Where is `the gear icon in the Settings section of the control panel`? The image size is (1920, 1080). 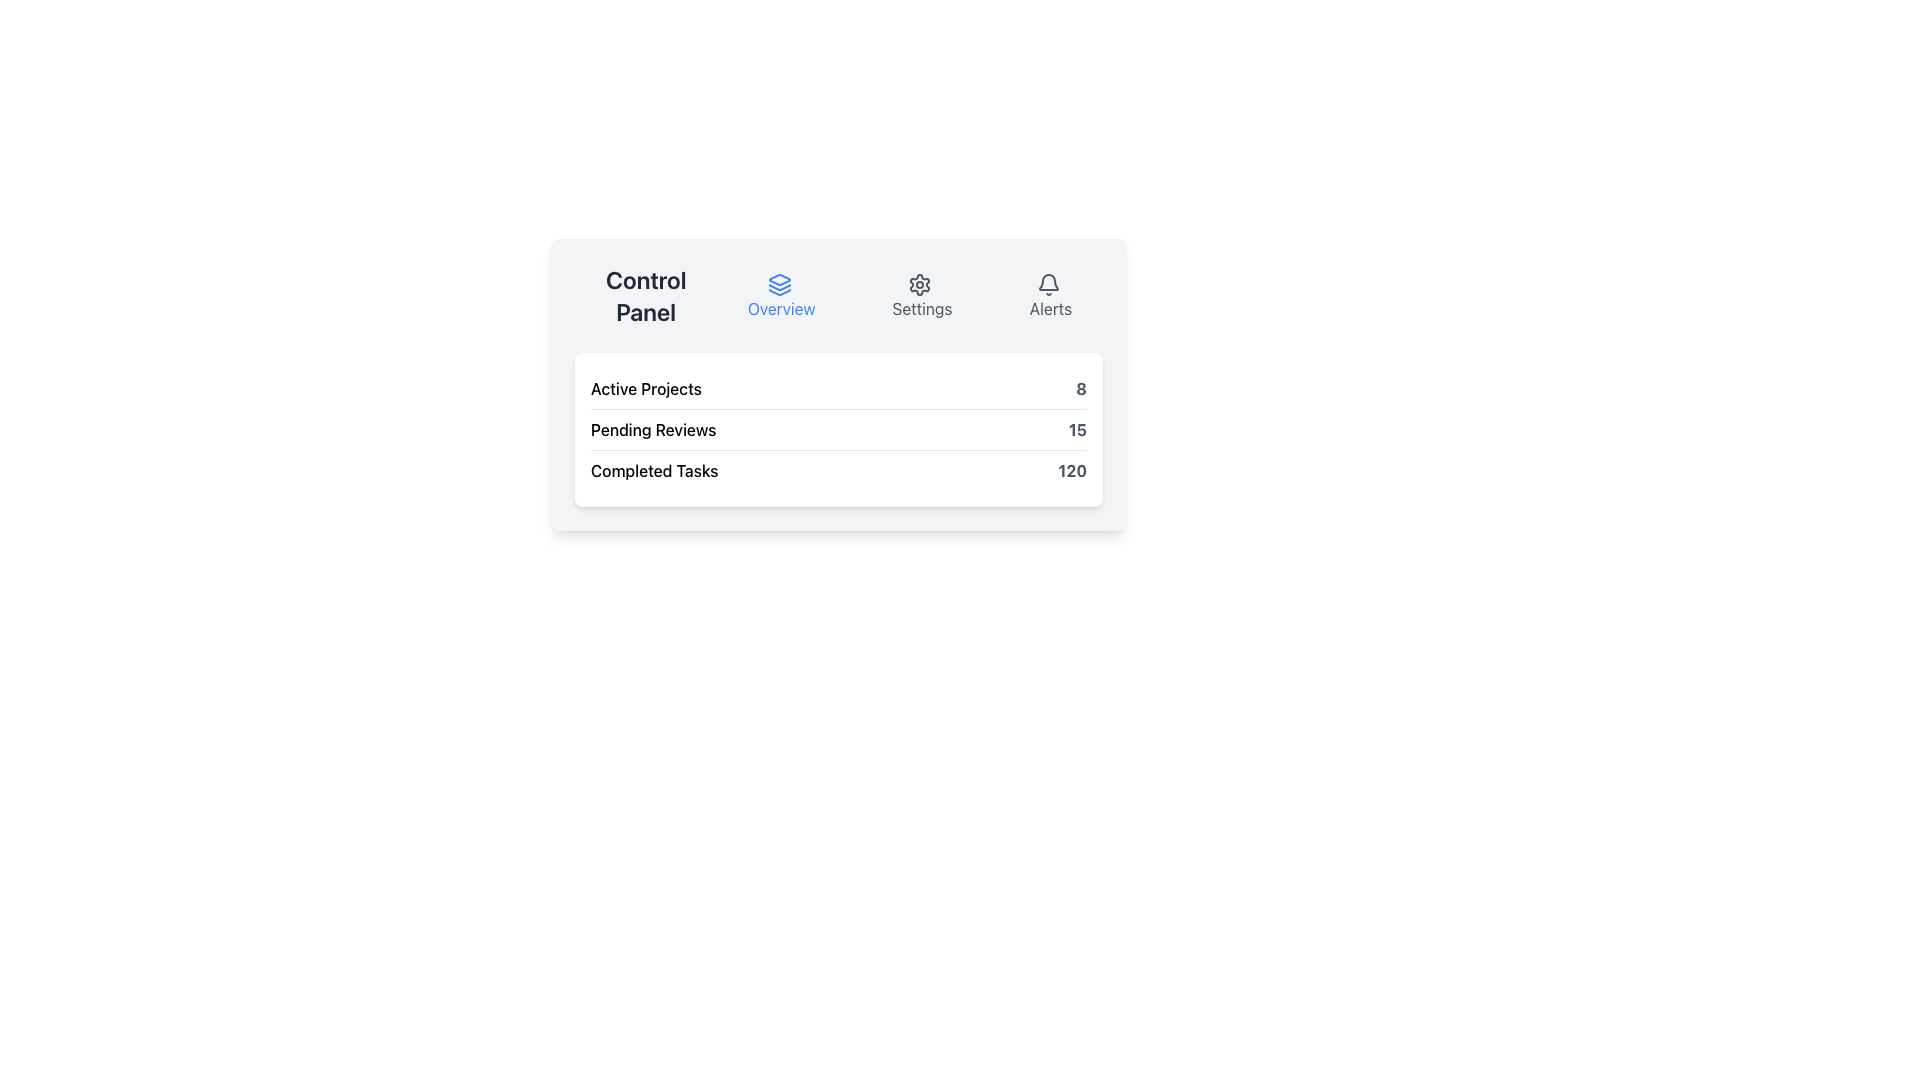
the gear icon in the Settings section of the control panel is located at coordinates (919, 284).